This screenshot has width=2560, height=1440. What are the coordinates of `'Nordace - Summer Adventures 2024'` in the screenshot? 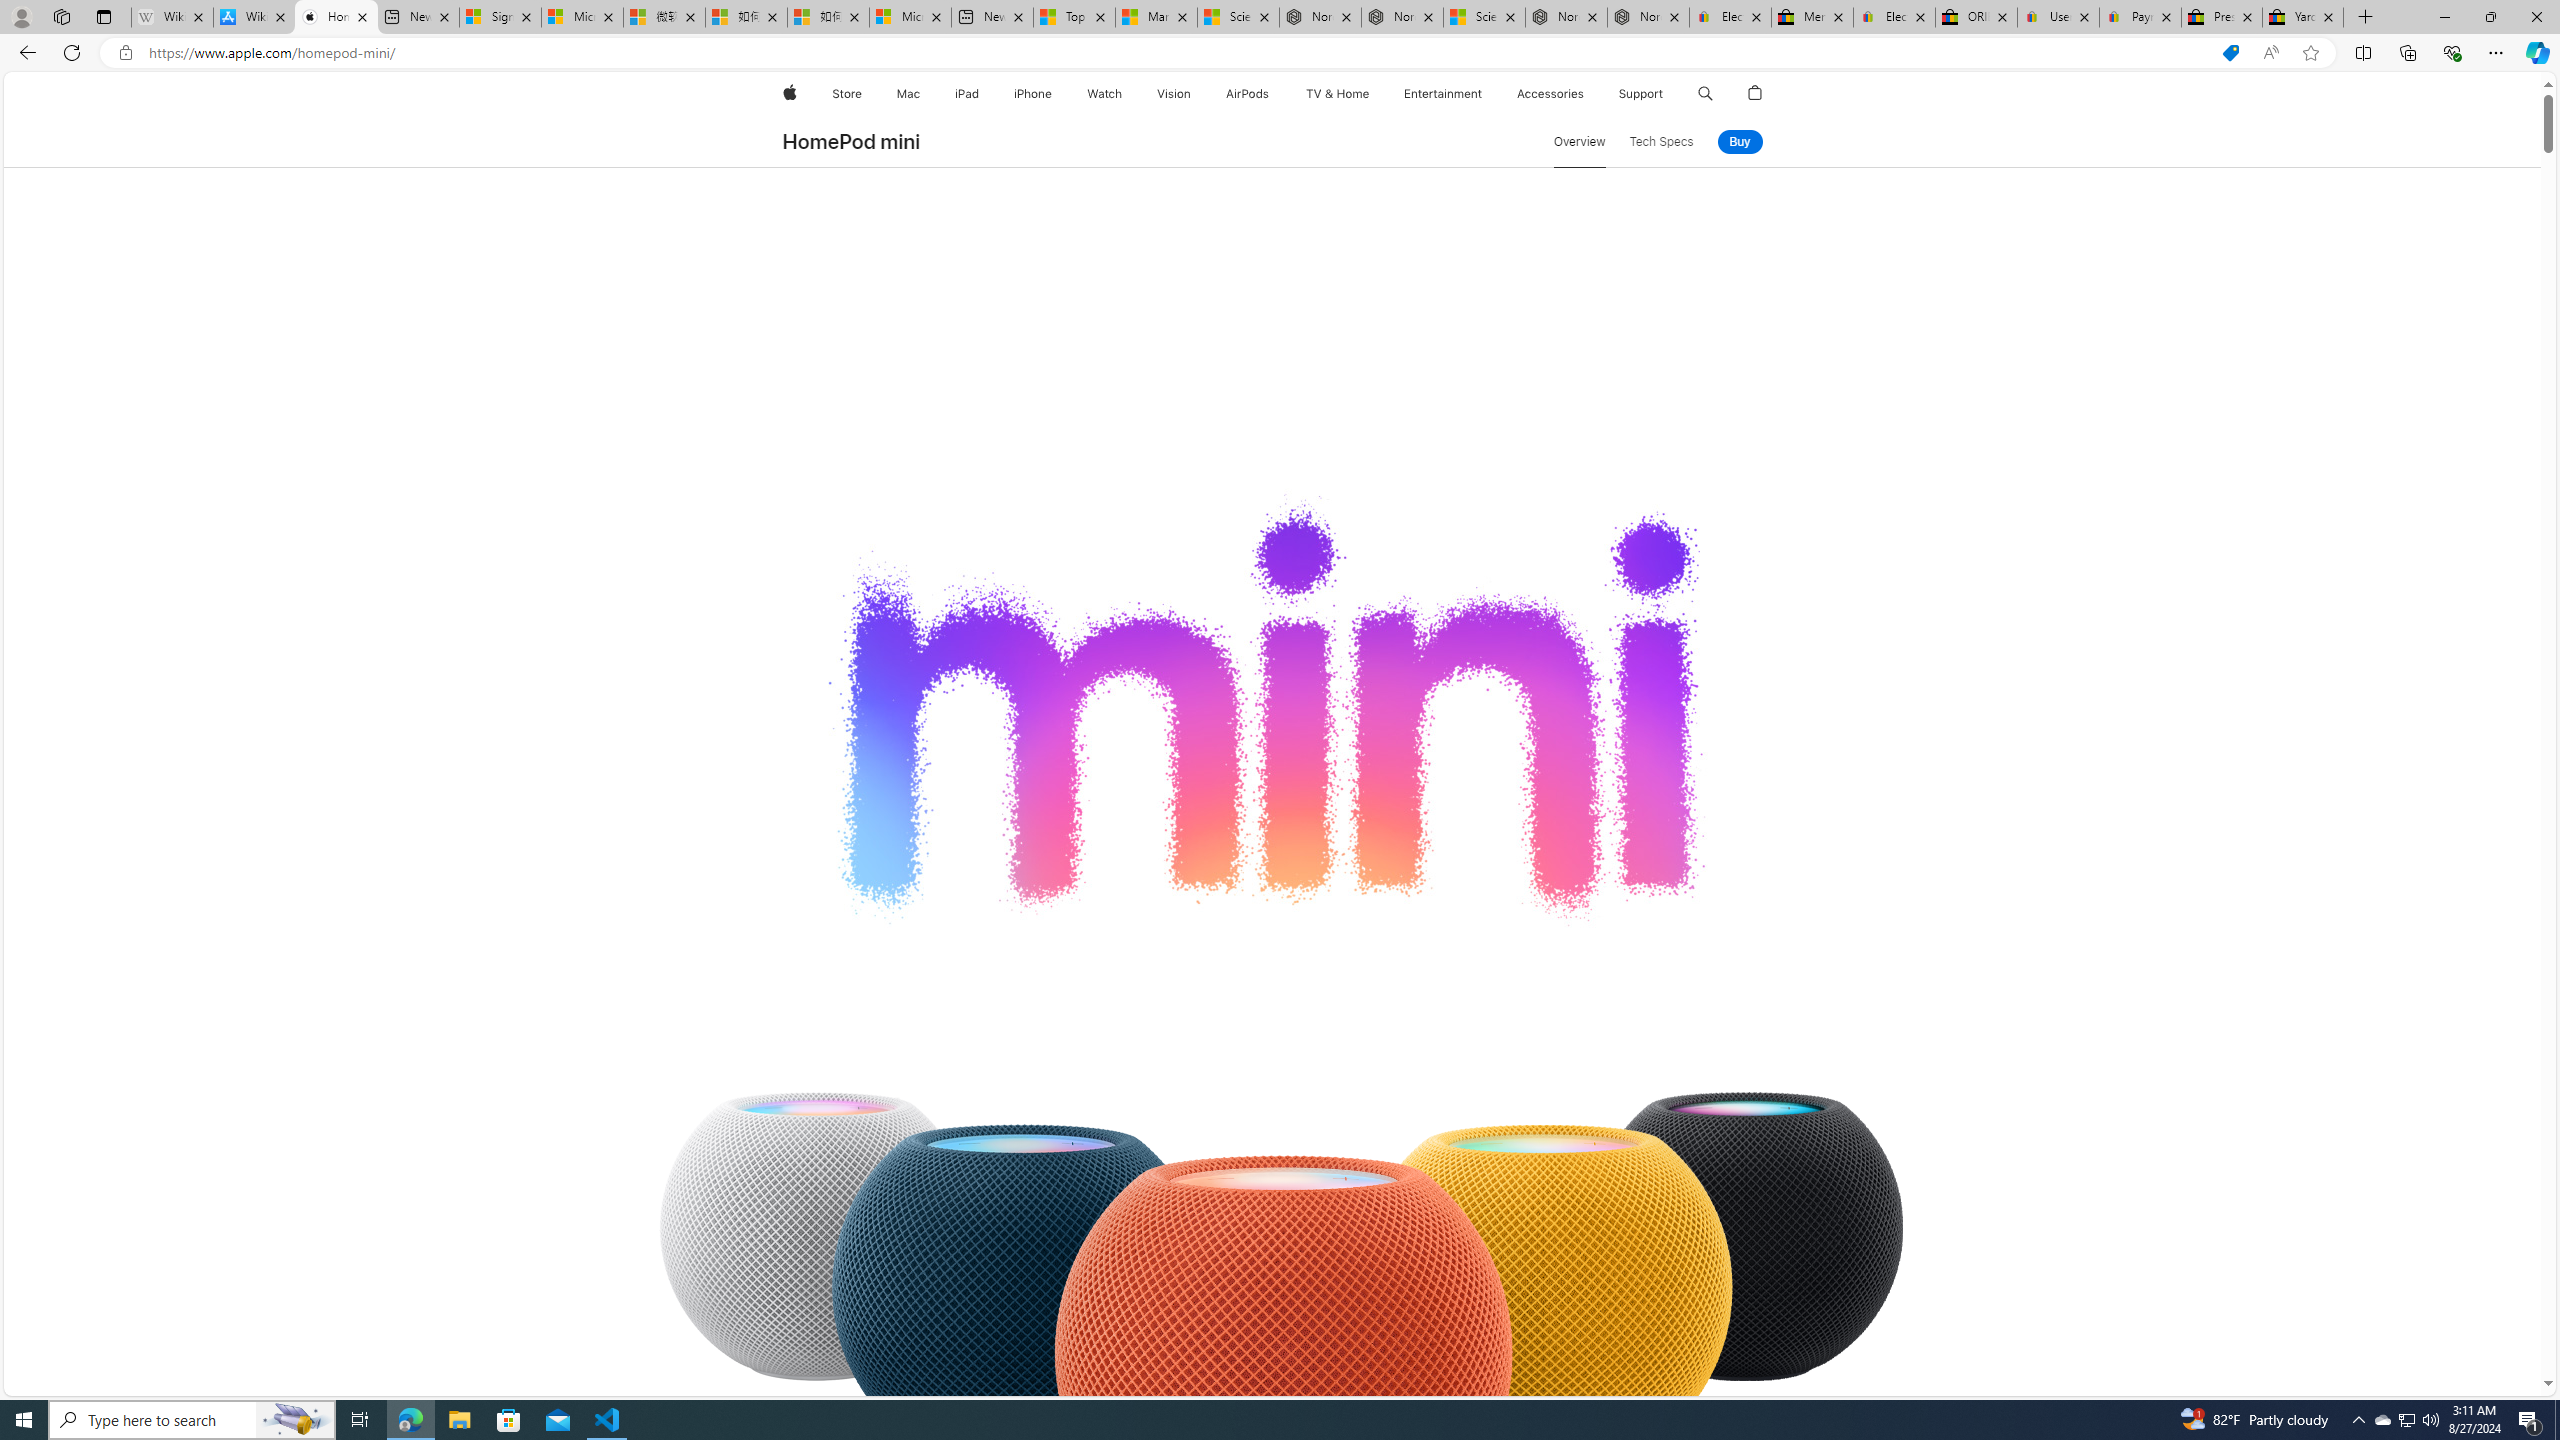 It's located at (1565, 16).